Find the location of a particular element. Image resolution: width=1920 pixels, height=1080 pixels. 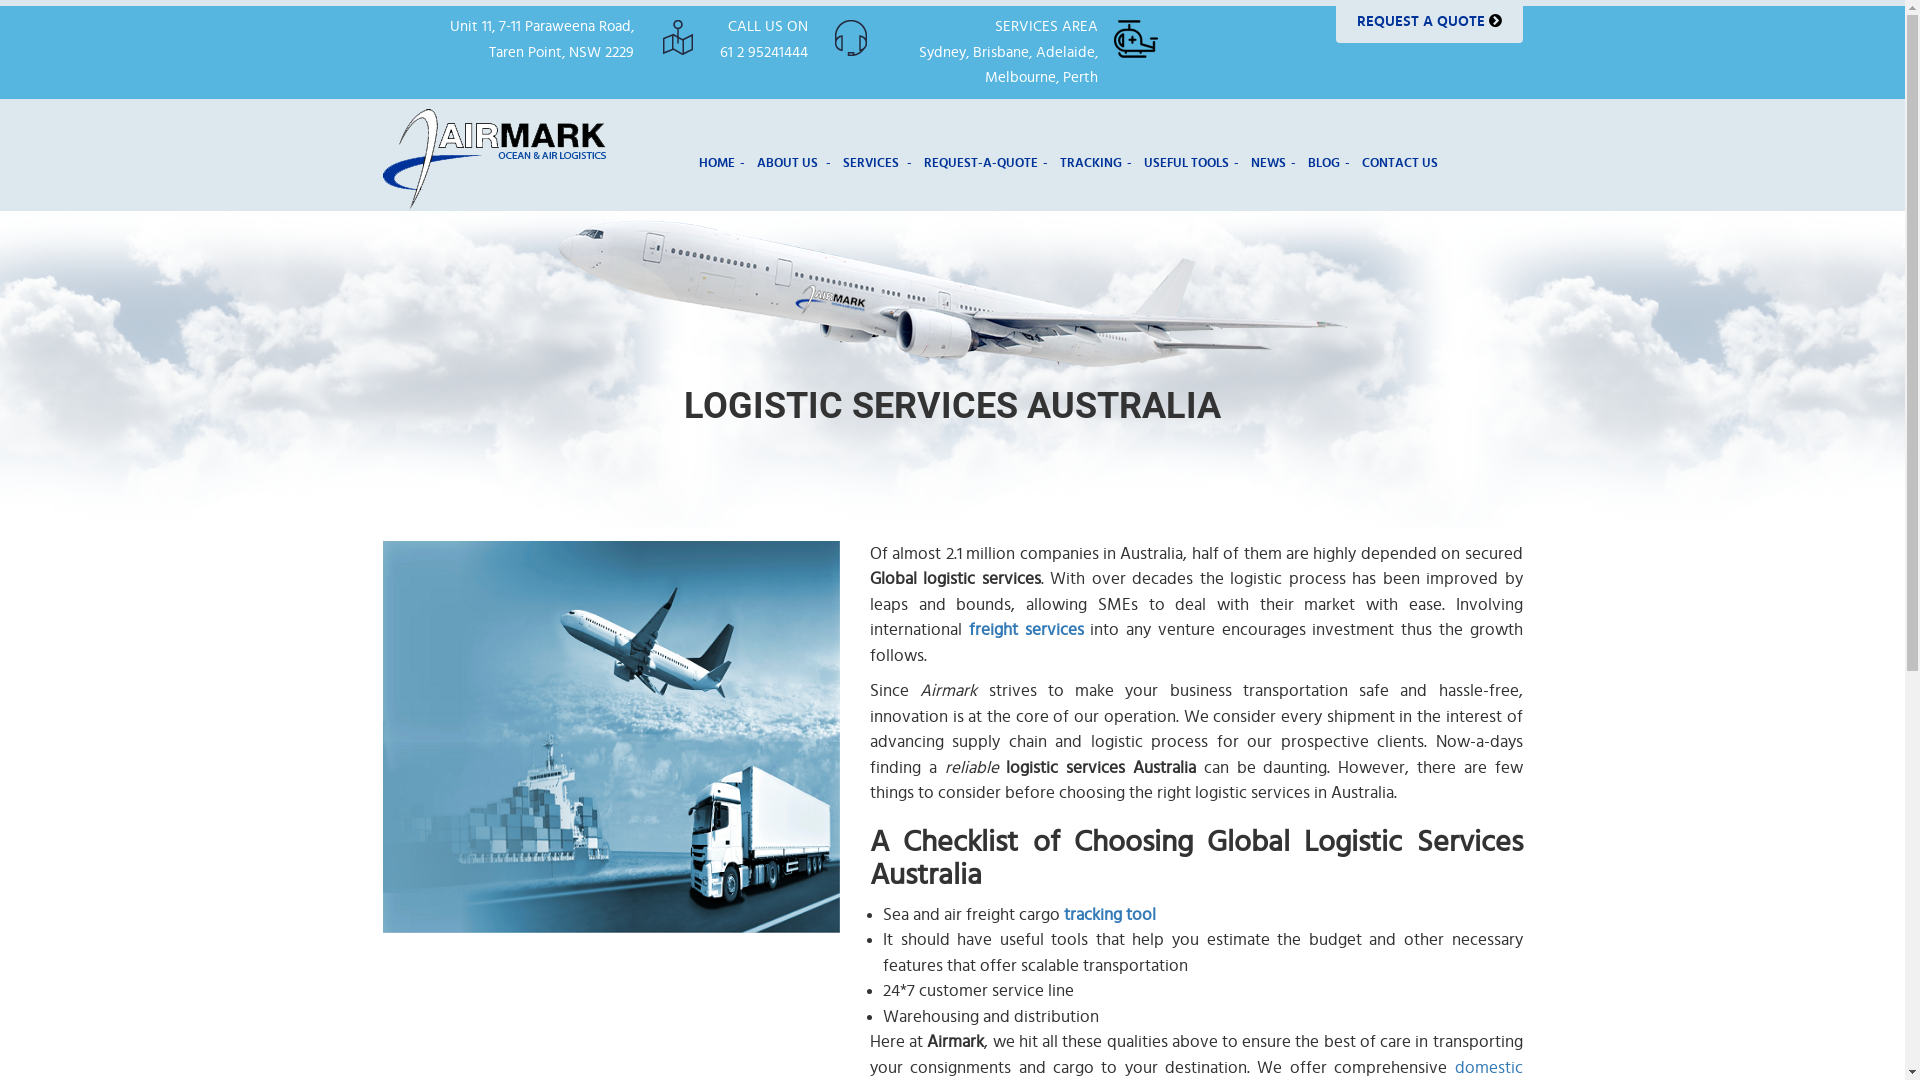

'NEWS' is located at coordinates (1272, 161).